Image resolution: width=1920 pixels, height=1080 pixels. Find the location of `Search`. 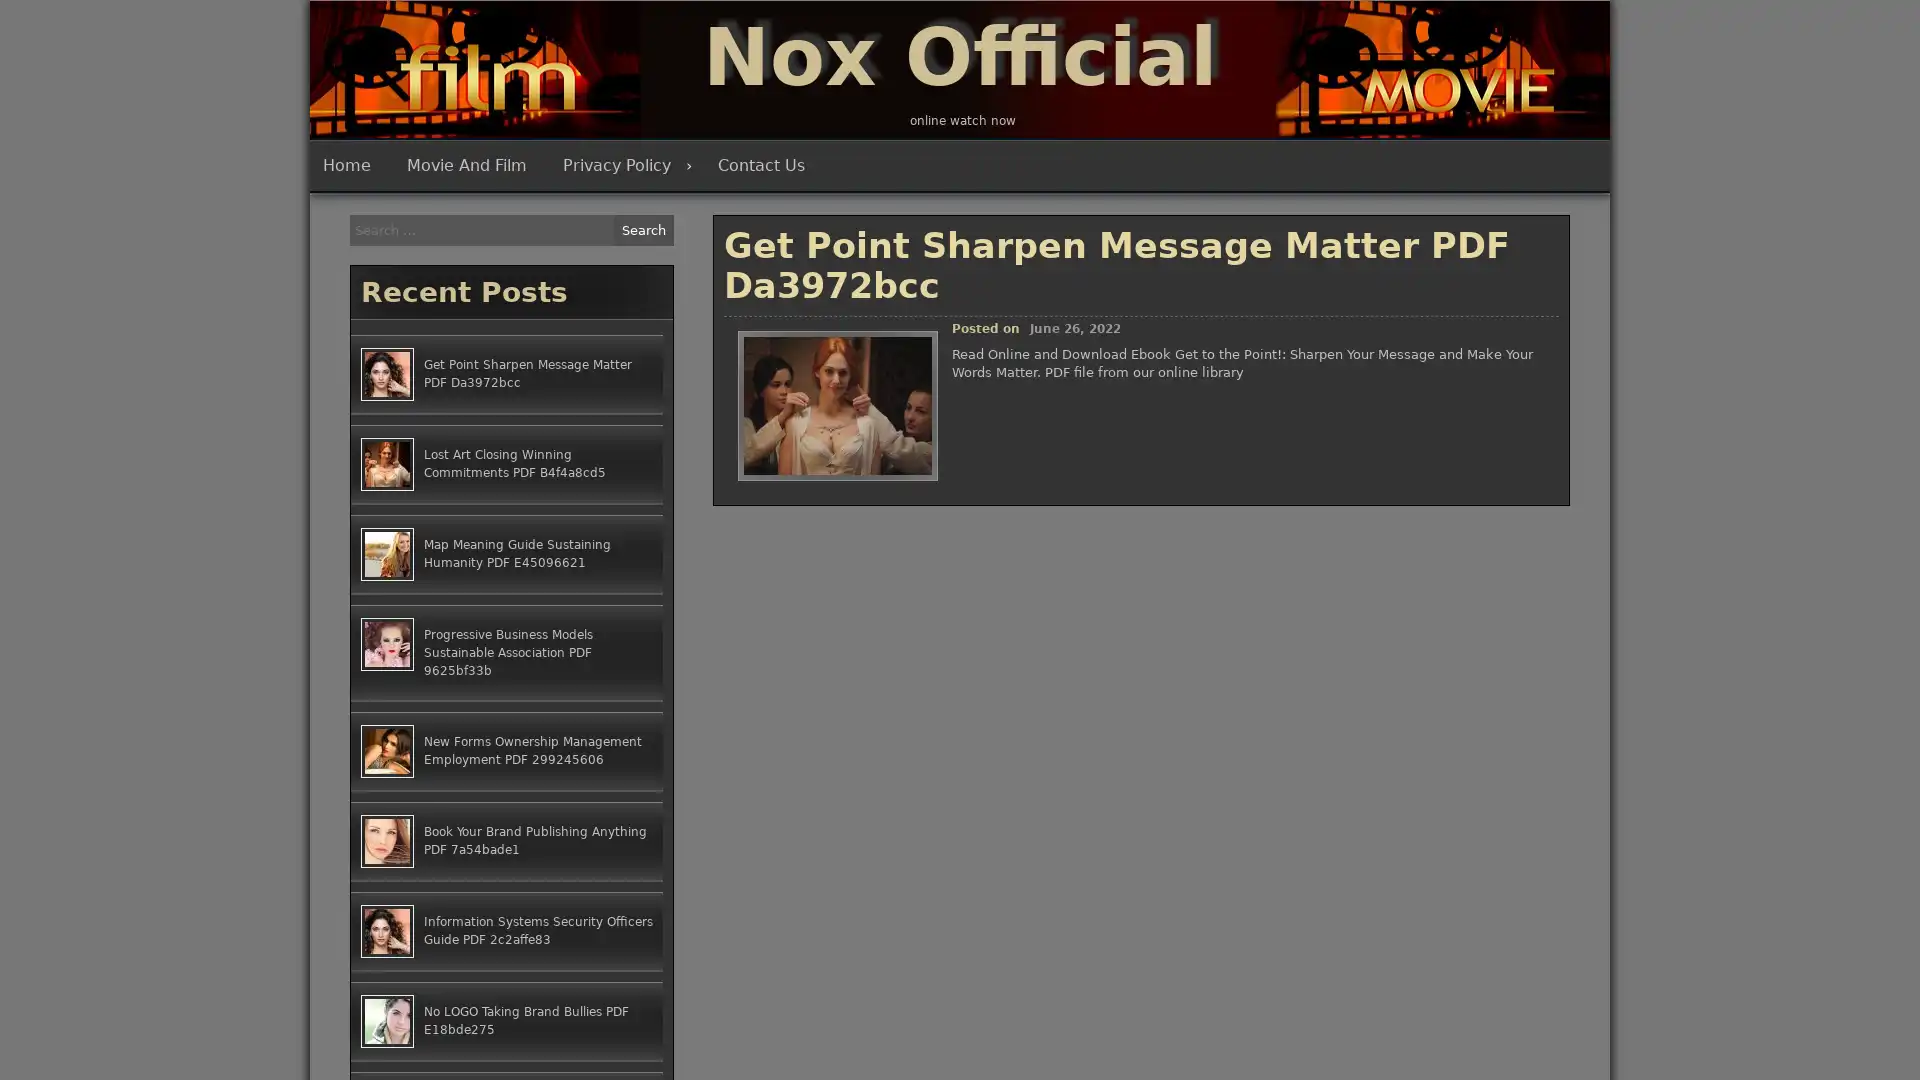

Search is located at coordinates (643, 229).